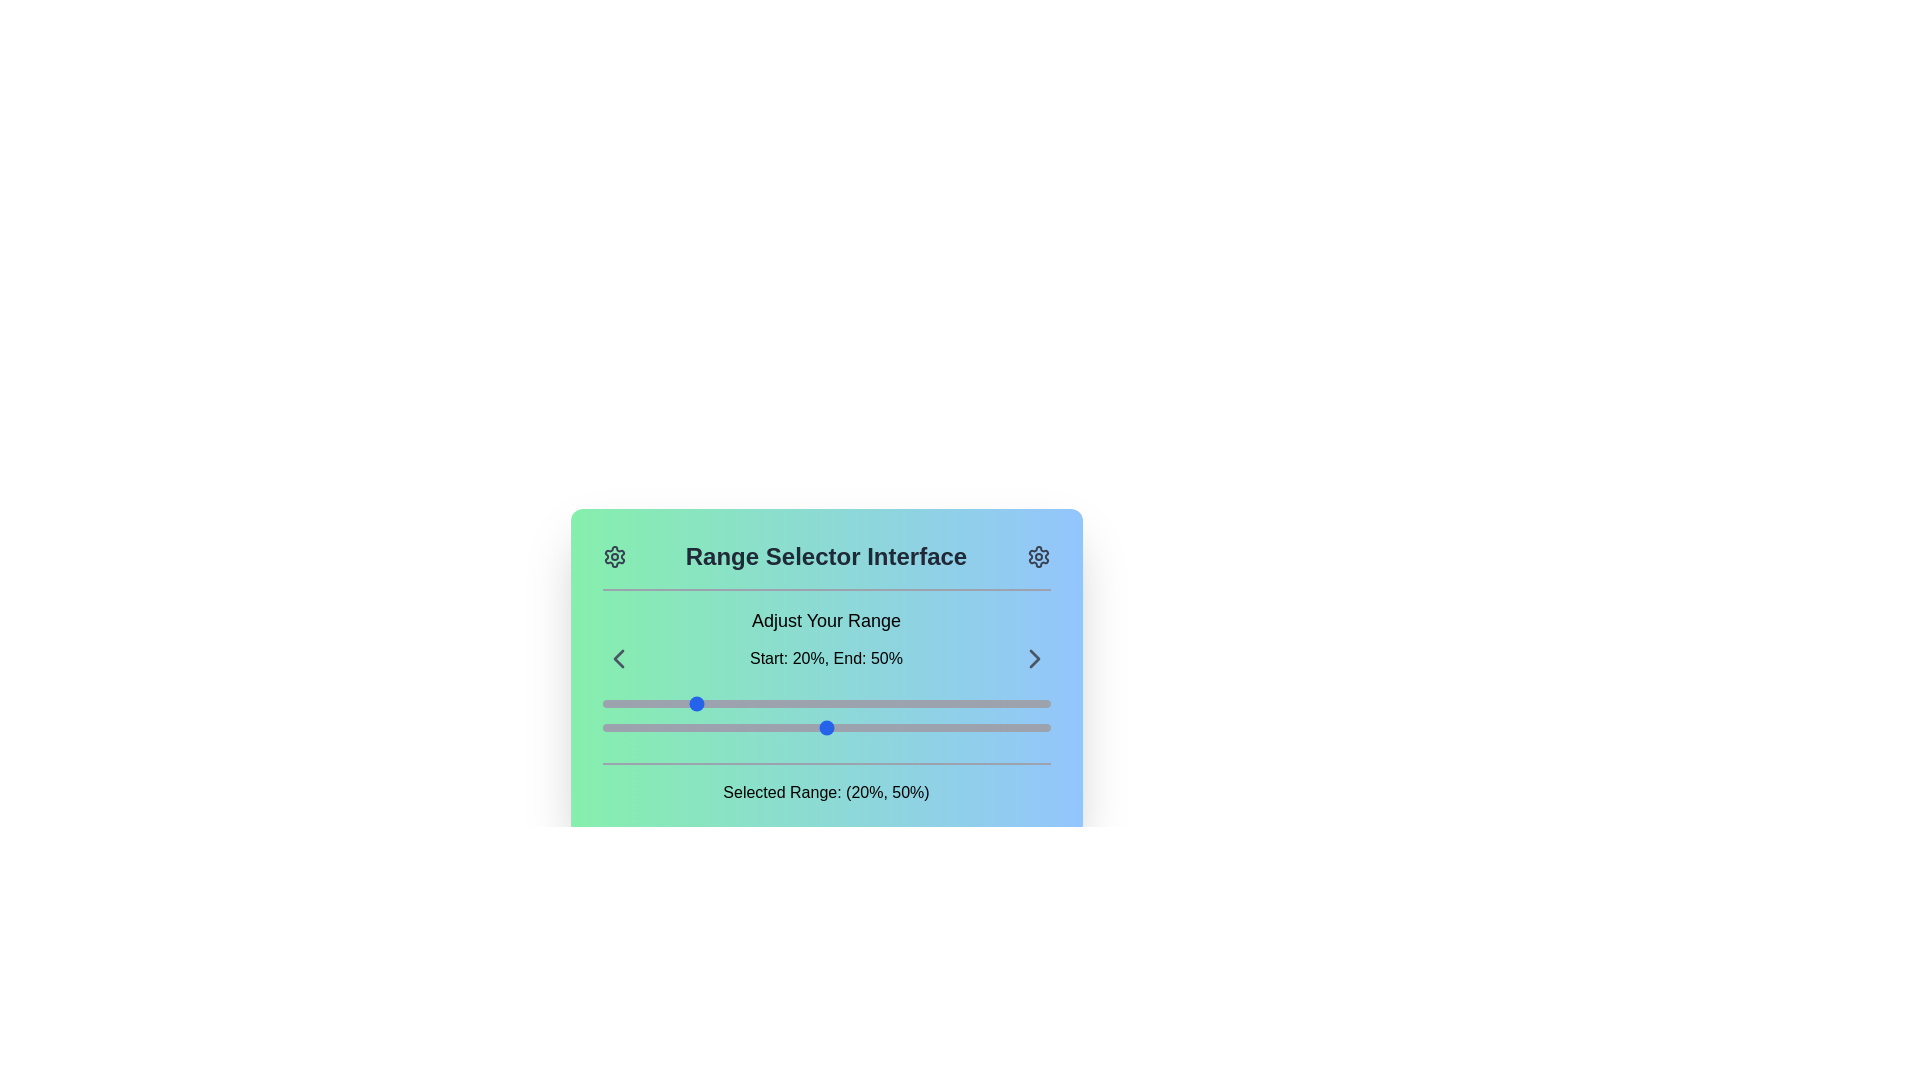  Describe the element at coordinates (613, 556) in the screenshot. I see `the cog-shaped settings icon located near the top-right corner of the 'Range Selector Interface'` at that location.